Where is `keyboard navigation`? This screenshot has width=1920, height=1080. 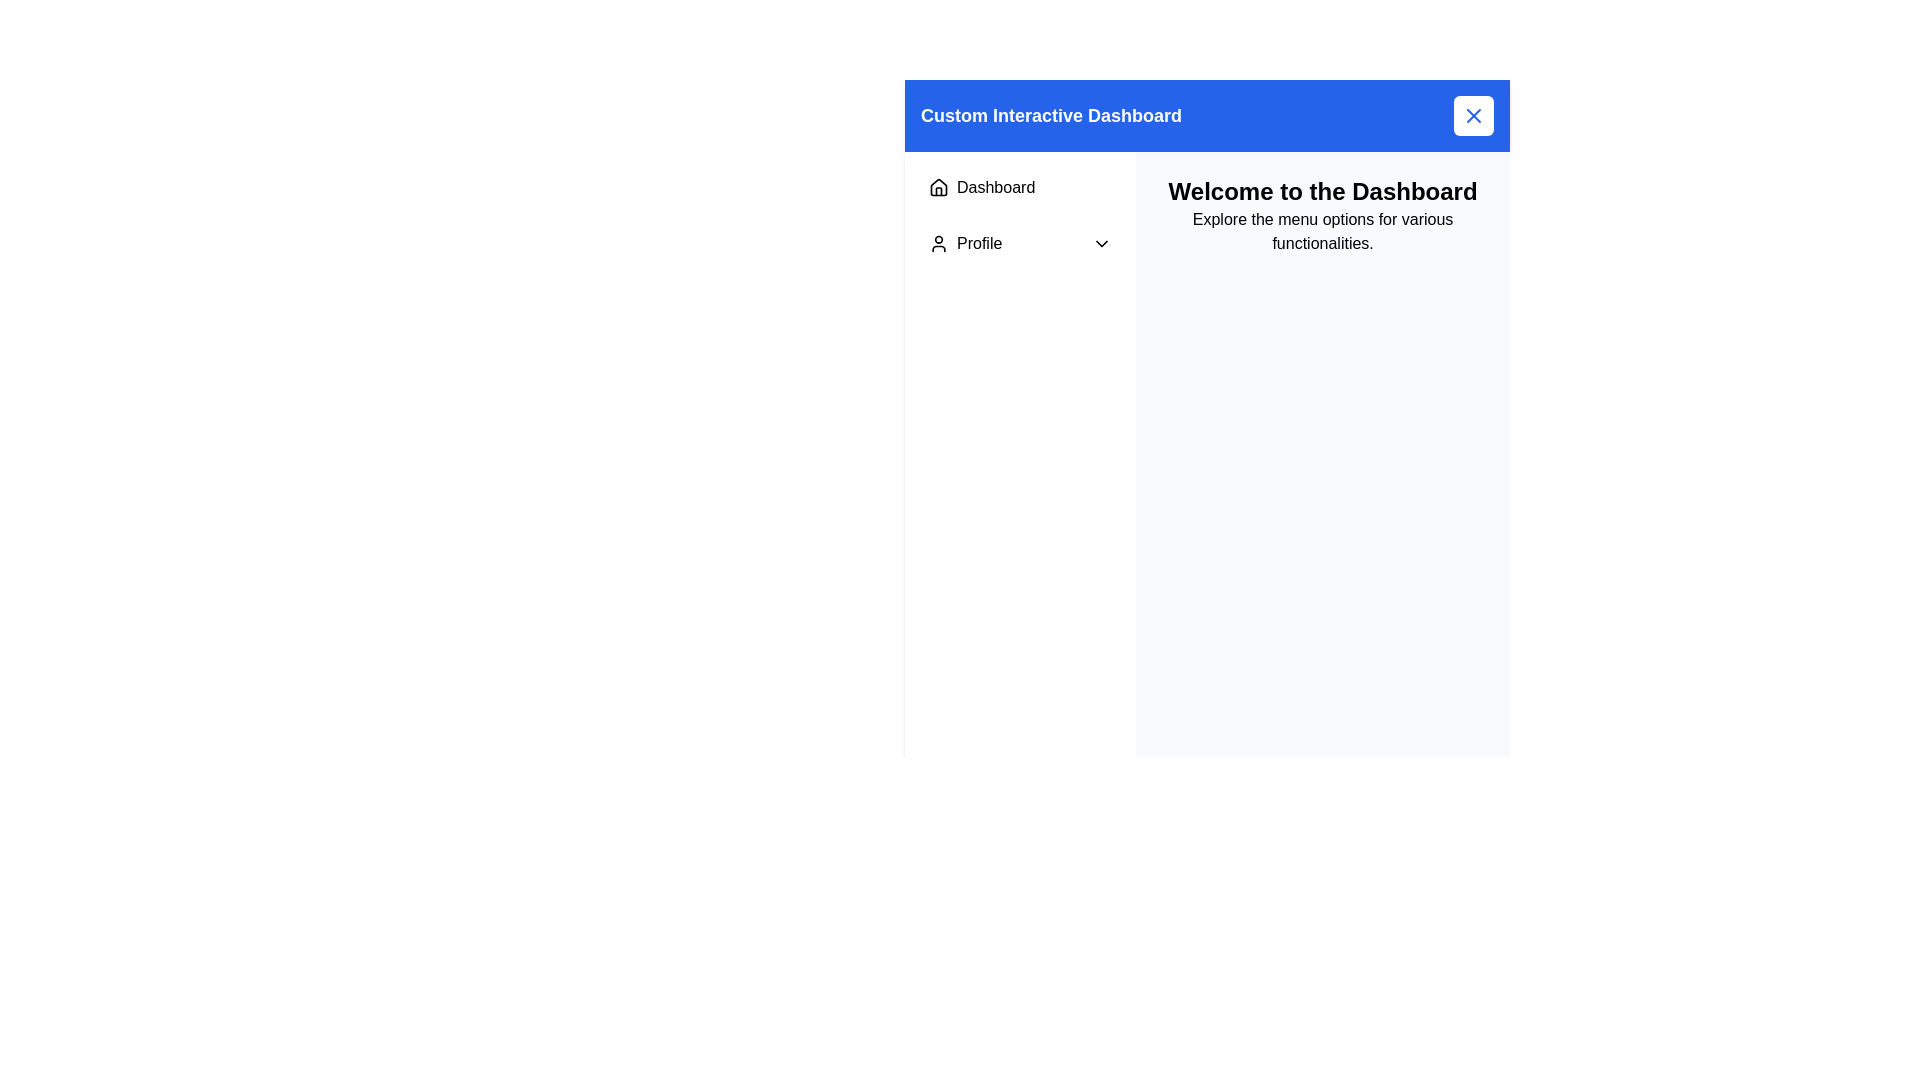 keyboard navigation is located at coordinates (1020, 188).